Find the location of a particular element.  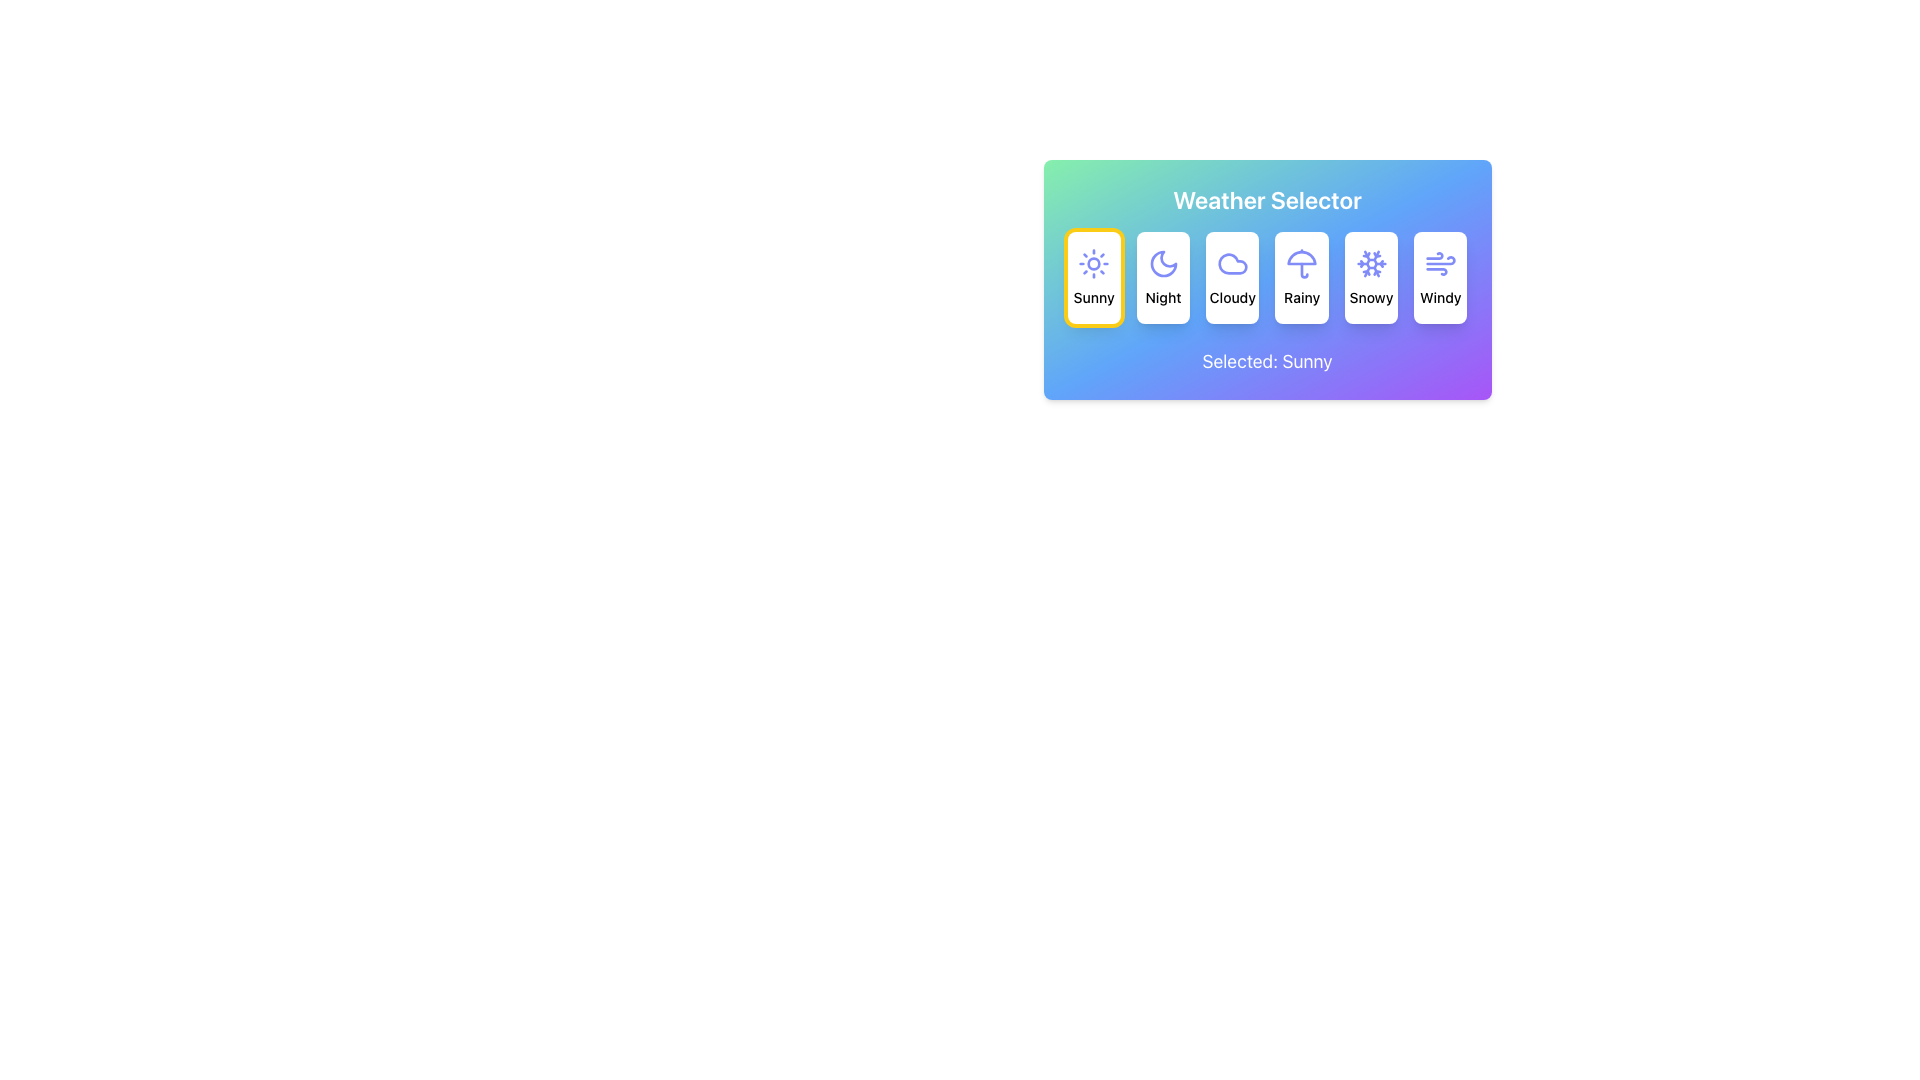

the 'Rainy' weather condition button in the 'Weather Selector' panel is located at coordinates (1302, 277).